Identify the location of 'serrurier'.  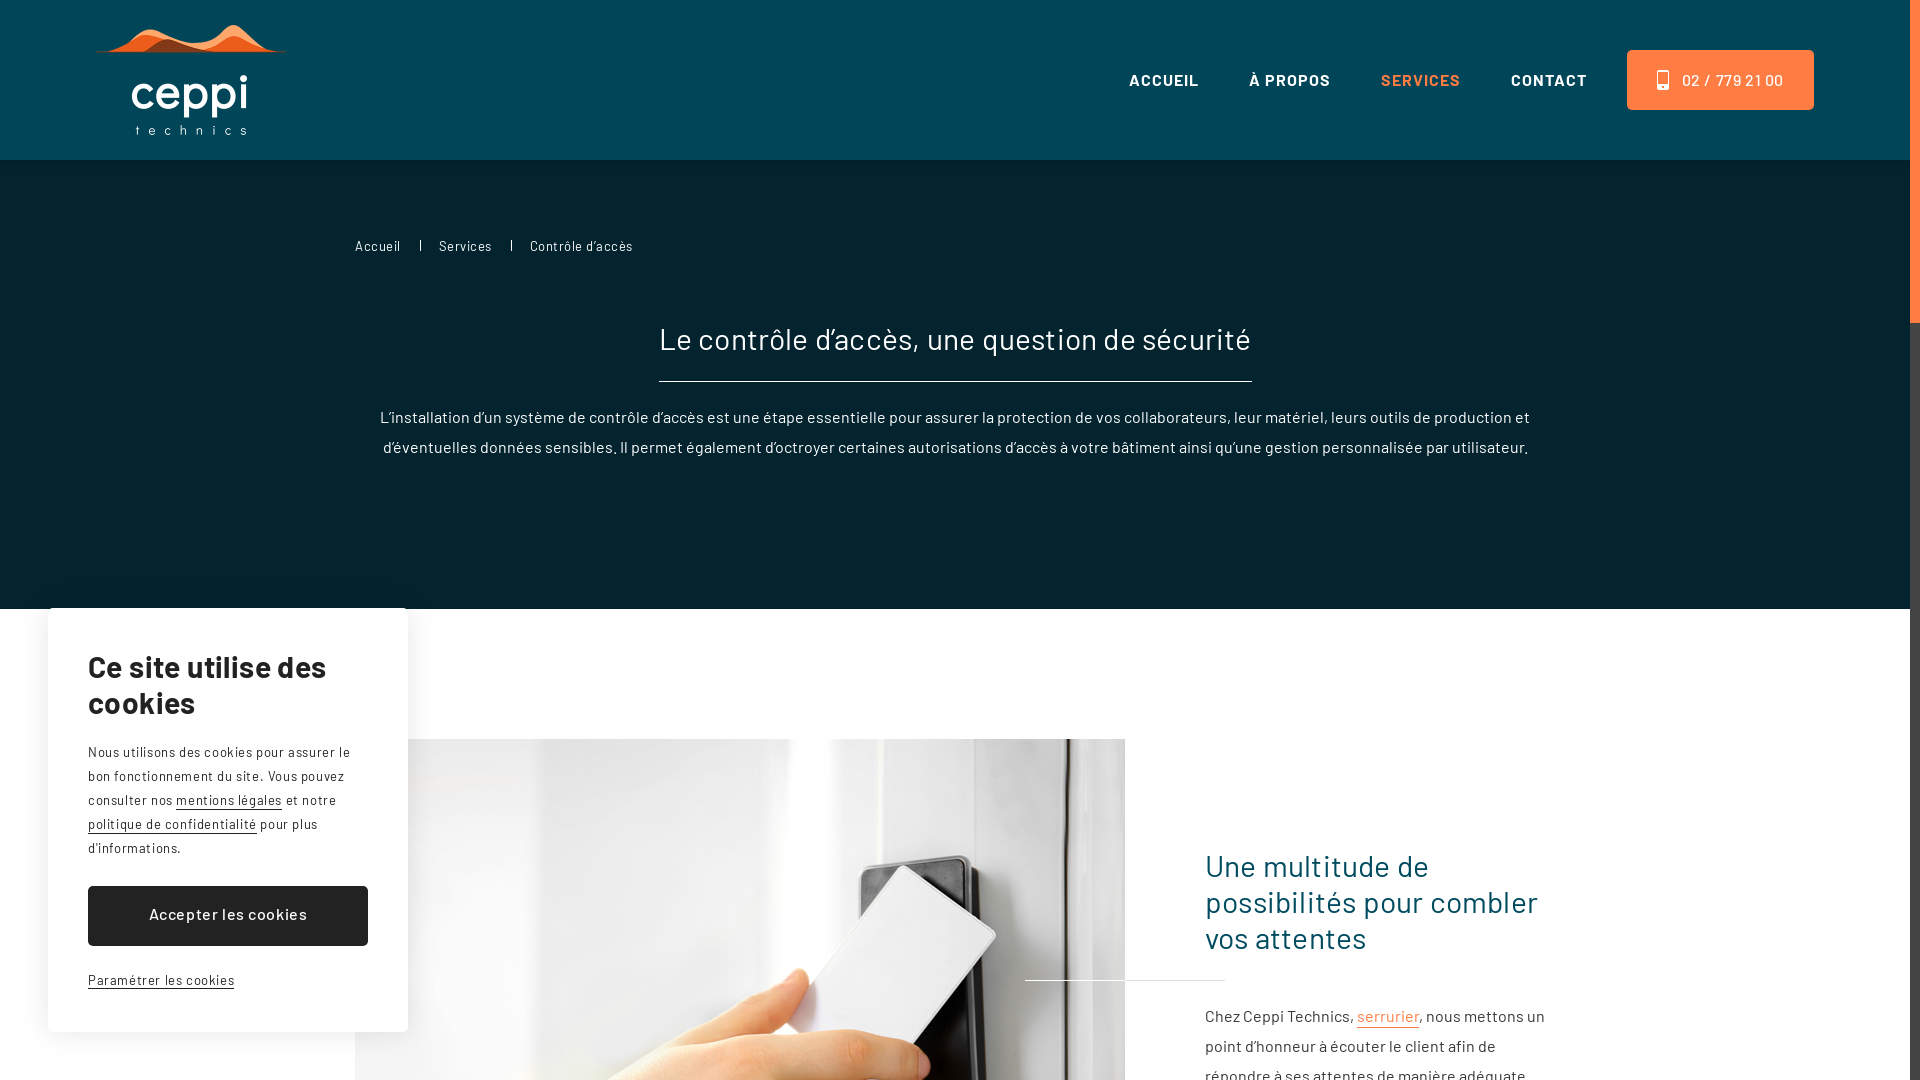
(1386, 1017).